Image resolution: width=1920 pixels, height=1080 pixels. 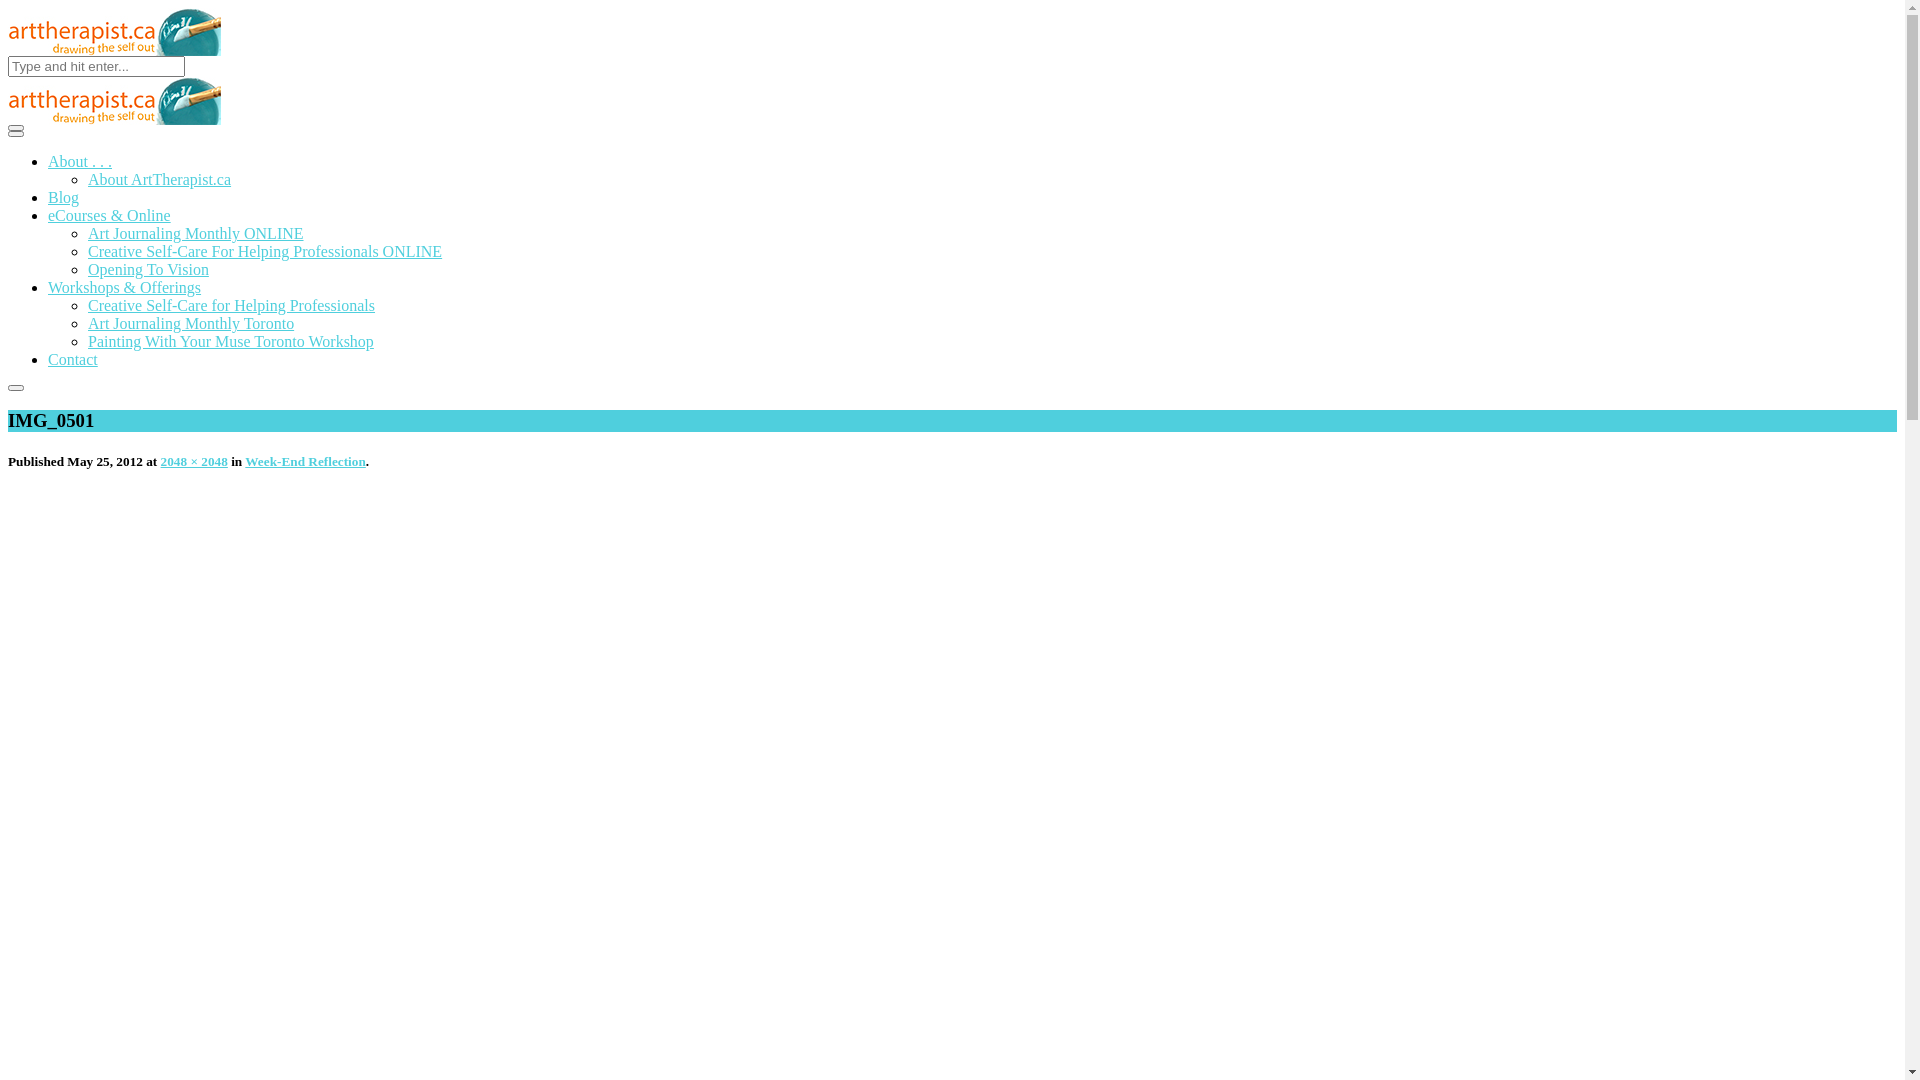 I want to click on 'eCourses & Online', so click(x=48, y=215).